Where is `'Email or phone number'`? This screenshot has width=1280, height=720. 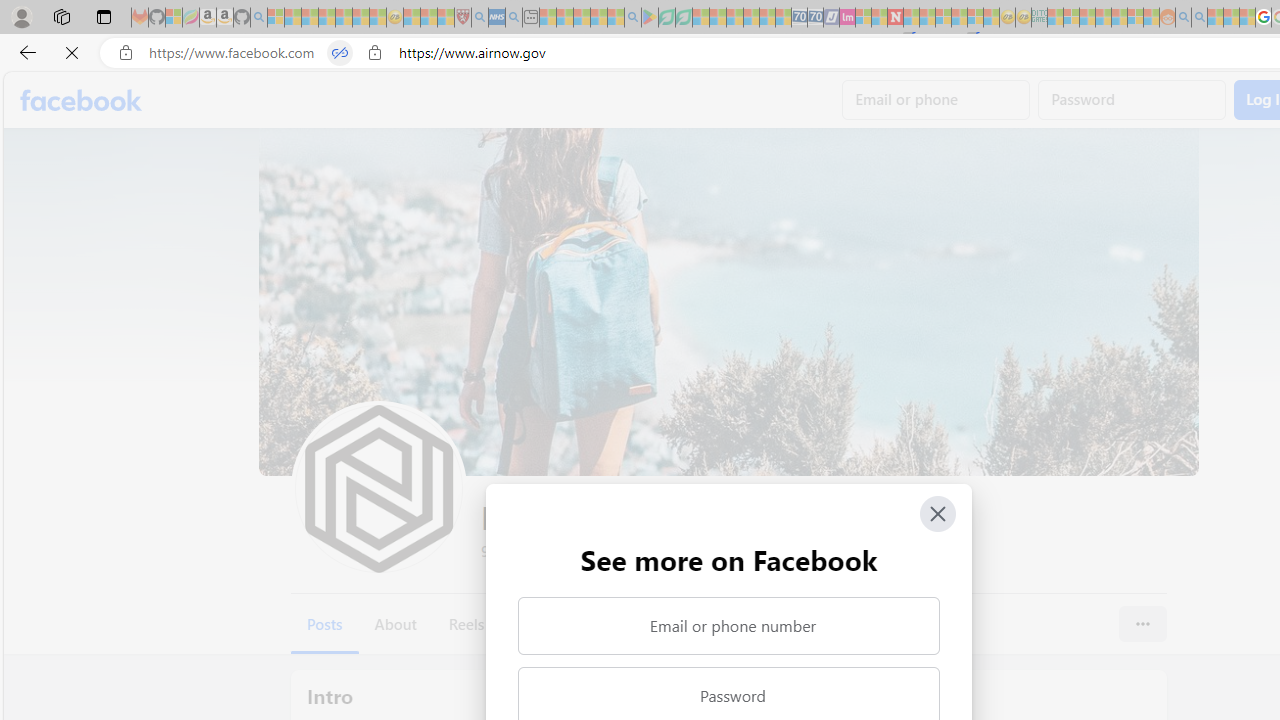
'Email or phone number' is located at coordinates (727, 625).